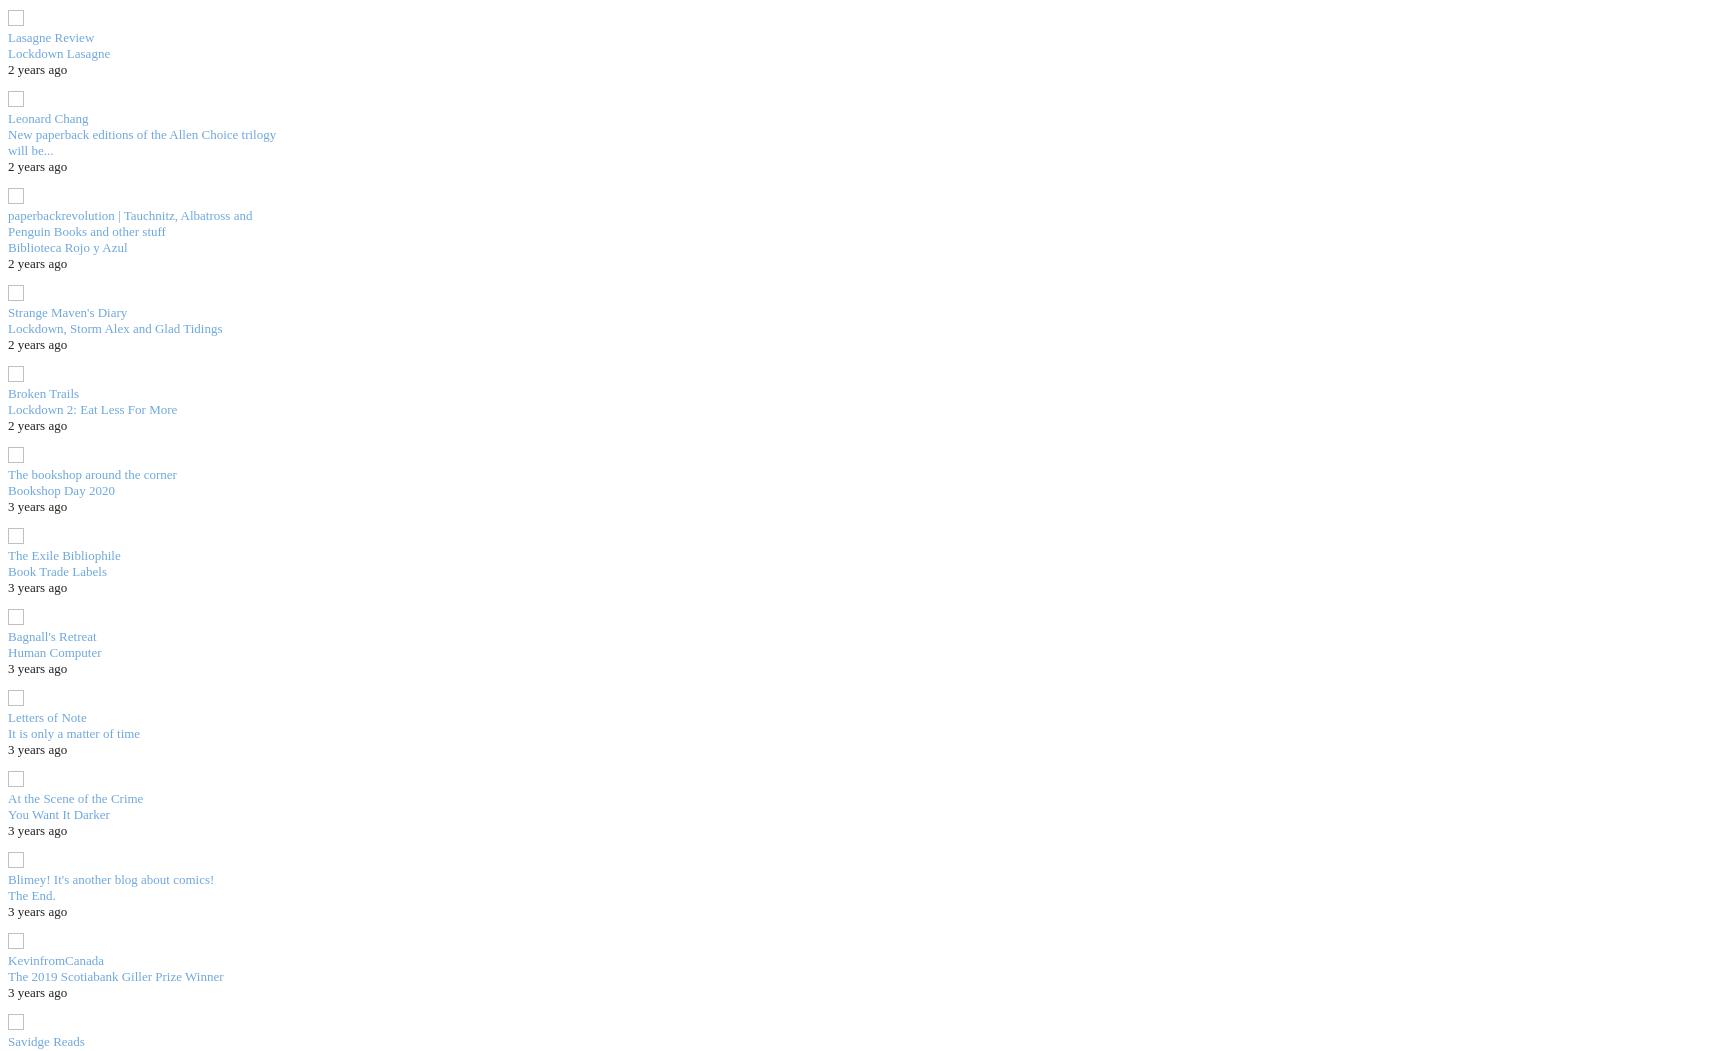 The width and height of the screenshot is (1711, 1051). What do you see at coordinates (91, 472) in the screenshot?
I see `'The bookshop around the corner'` at bounding box center [91, 472].